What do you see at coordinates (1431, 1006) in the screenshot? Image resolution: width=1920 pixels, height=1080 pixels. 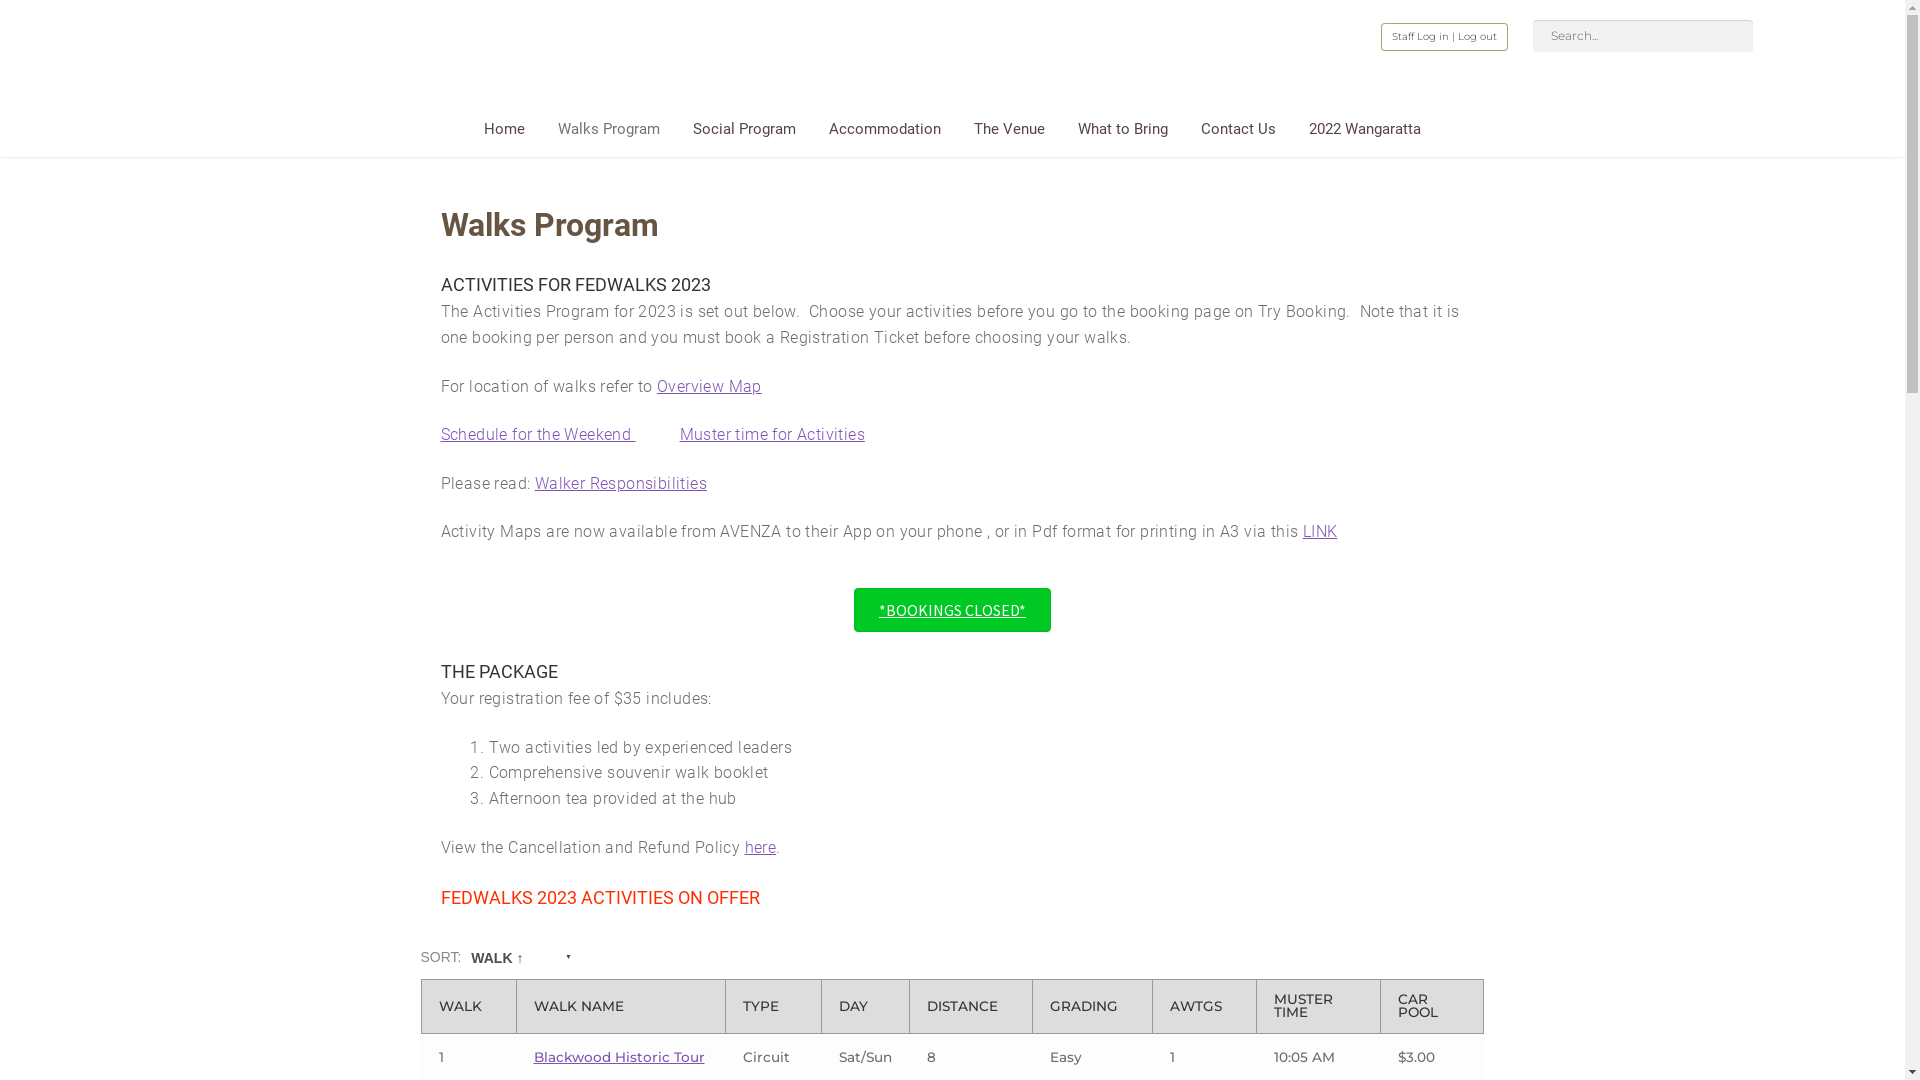 I see `'CAR POOL'` at bounding box center [1431, 1006].